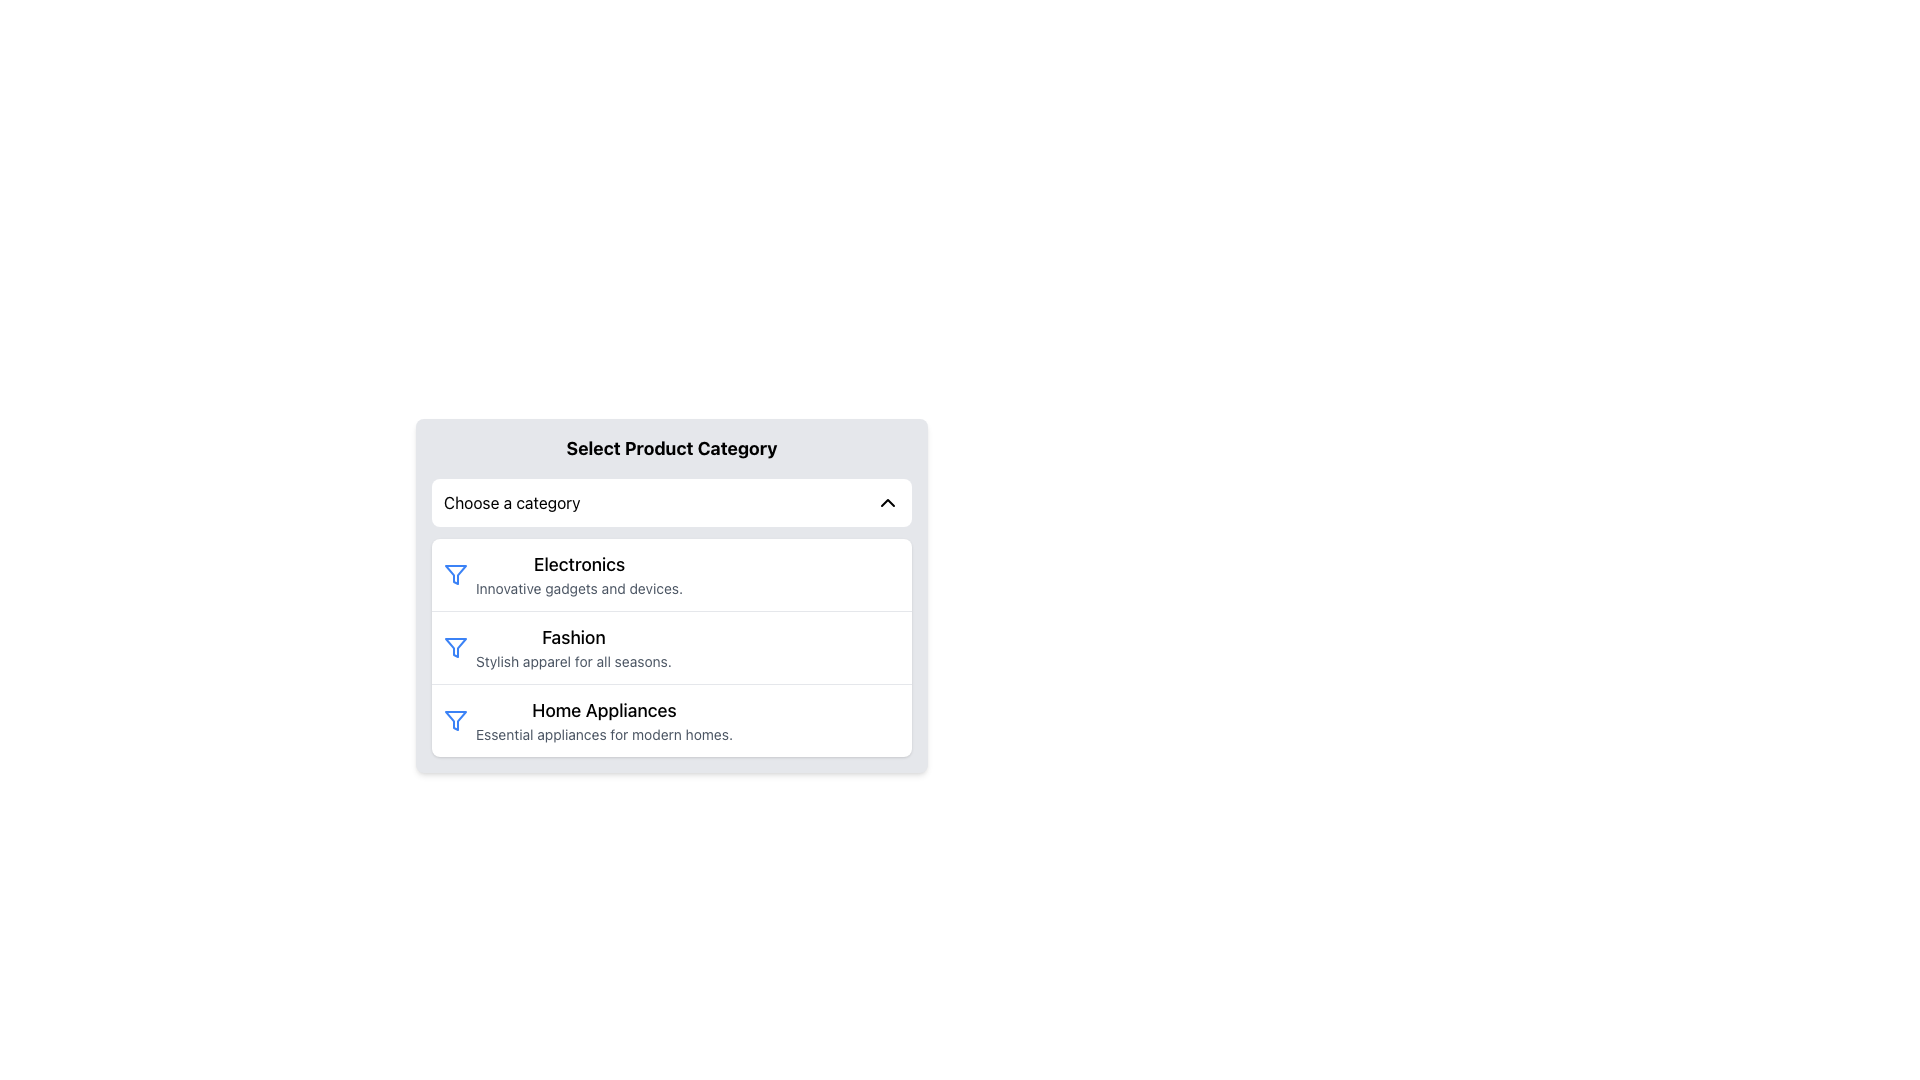  Describe the element at coordinates (455, 648) in the screenshot. I see `the filtering icon located to the left of the text 'FashionStylish apparel for all seasons.'` at that location.